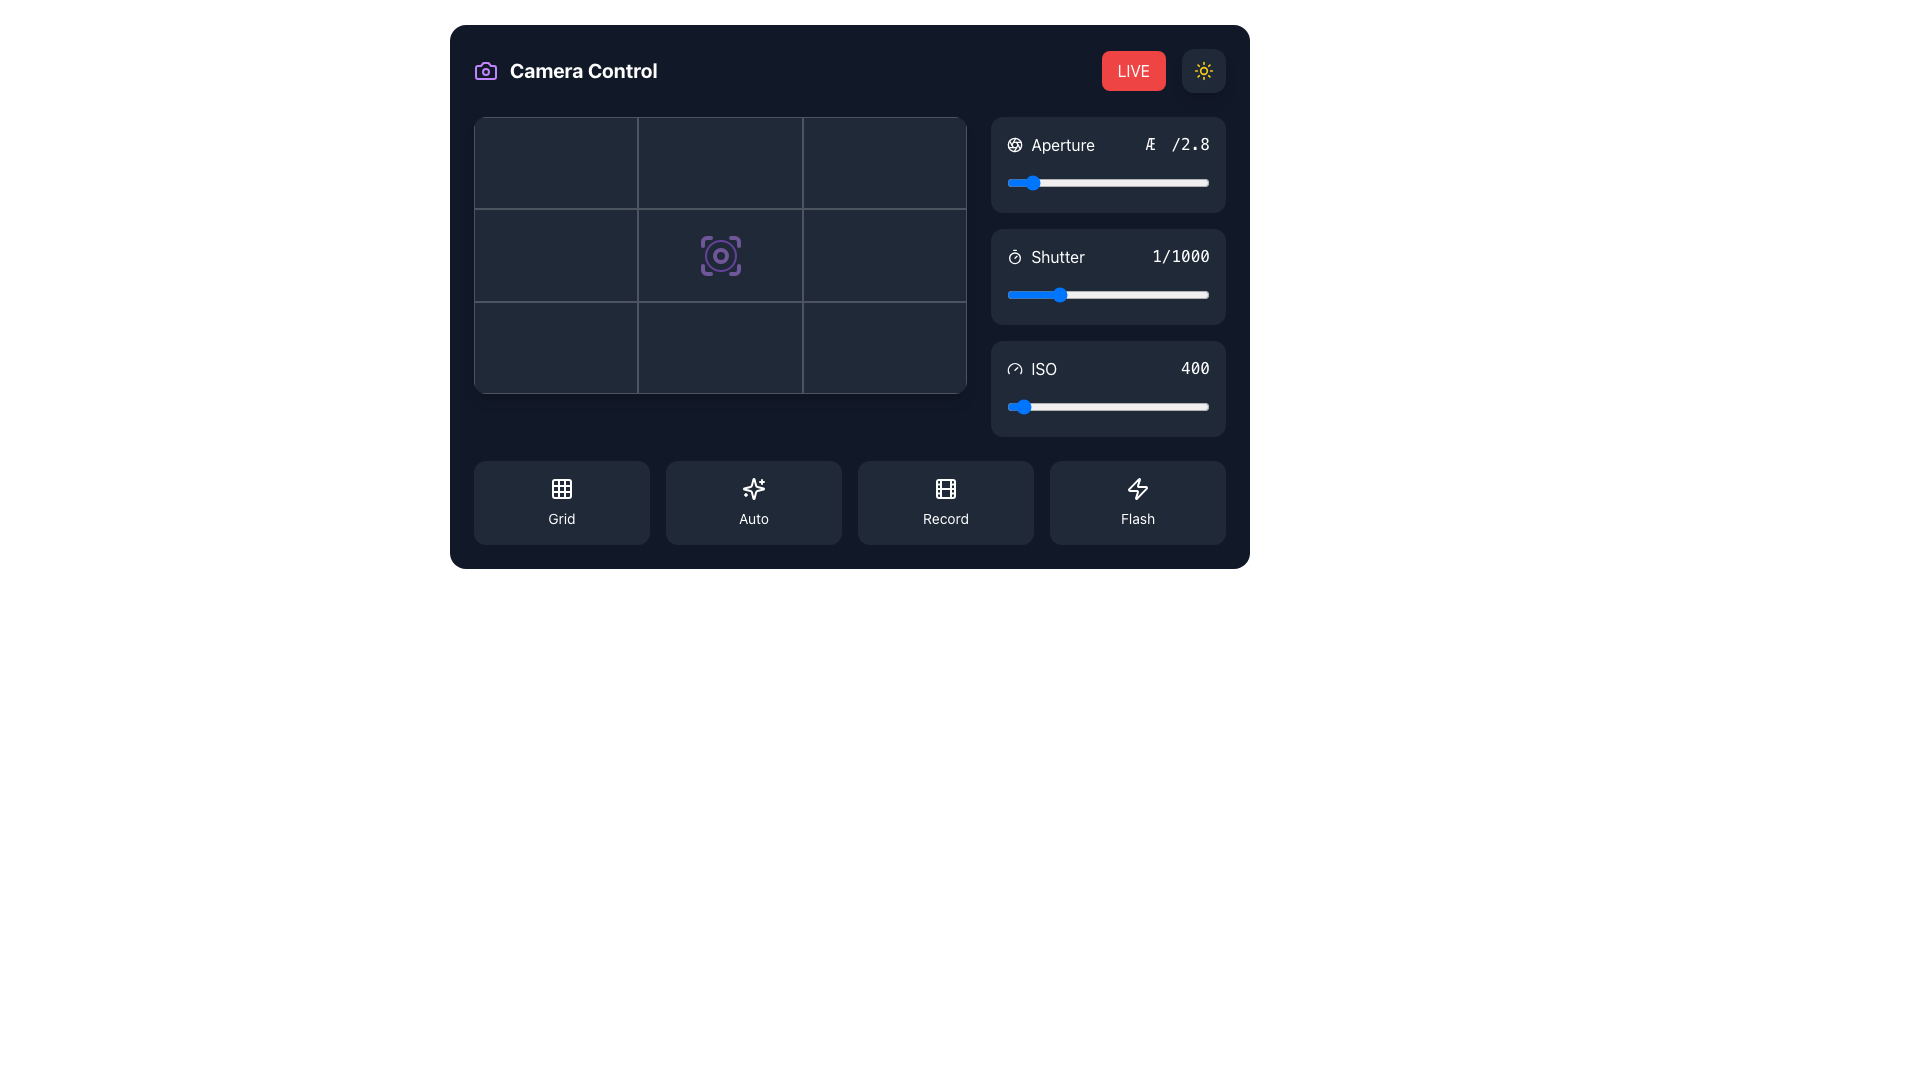  What do you see at coordinates (720, 254) in the screenshot?
I see `the pulsating animation of the focus indicator, which is positioned at the center of the grid and serves as the active targeting point` at bounding box center [720, 254].